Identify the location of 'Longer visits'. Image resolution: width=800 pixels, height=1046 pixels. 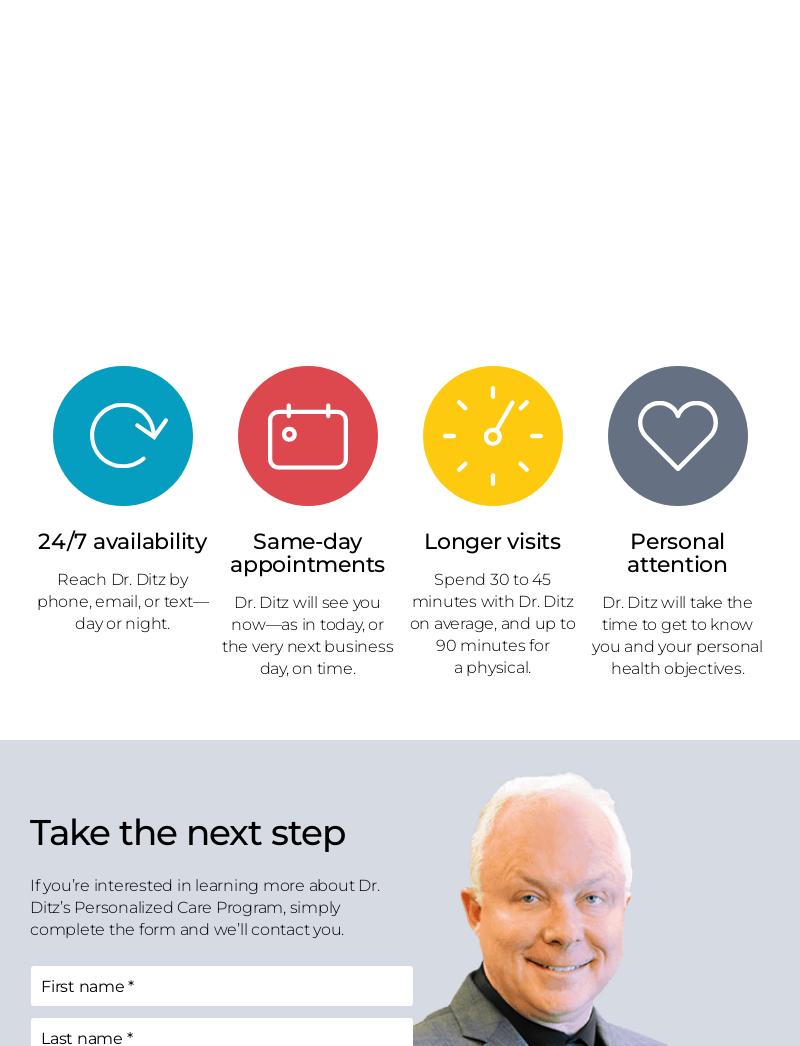
(492, 539).